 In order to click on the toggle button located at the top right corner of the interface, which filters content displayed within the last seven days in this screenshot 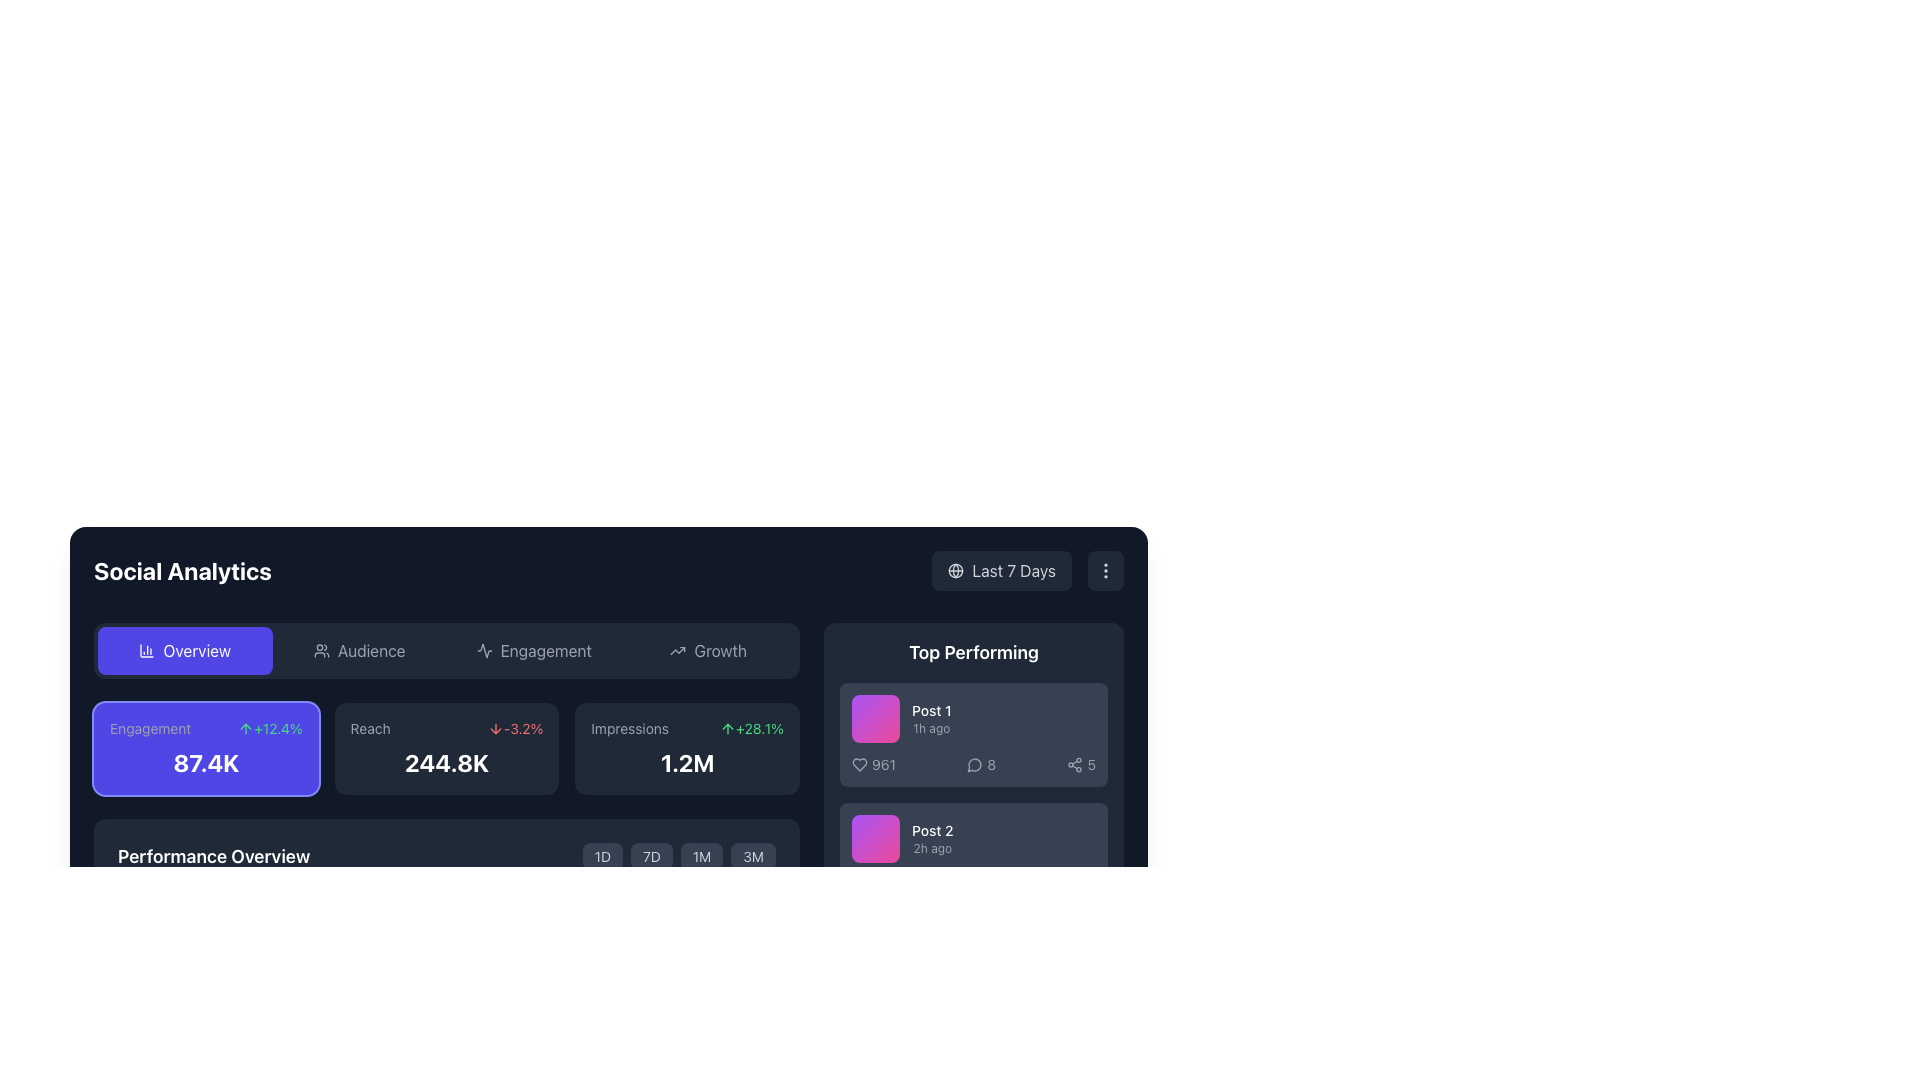, I will do `click(1002, 570)`.